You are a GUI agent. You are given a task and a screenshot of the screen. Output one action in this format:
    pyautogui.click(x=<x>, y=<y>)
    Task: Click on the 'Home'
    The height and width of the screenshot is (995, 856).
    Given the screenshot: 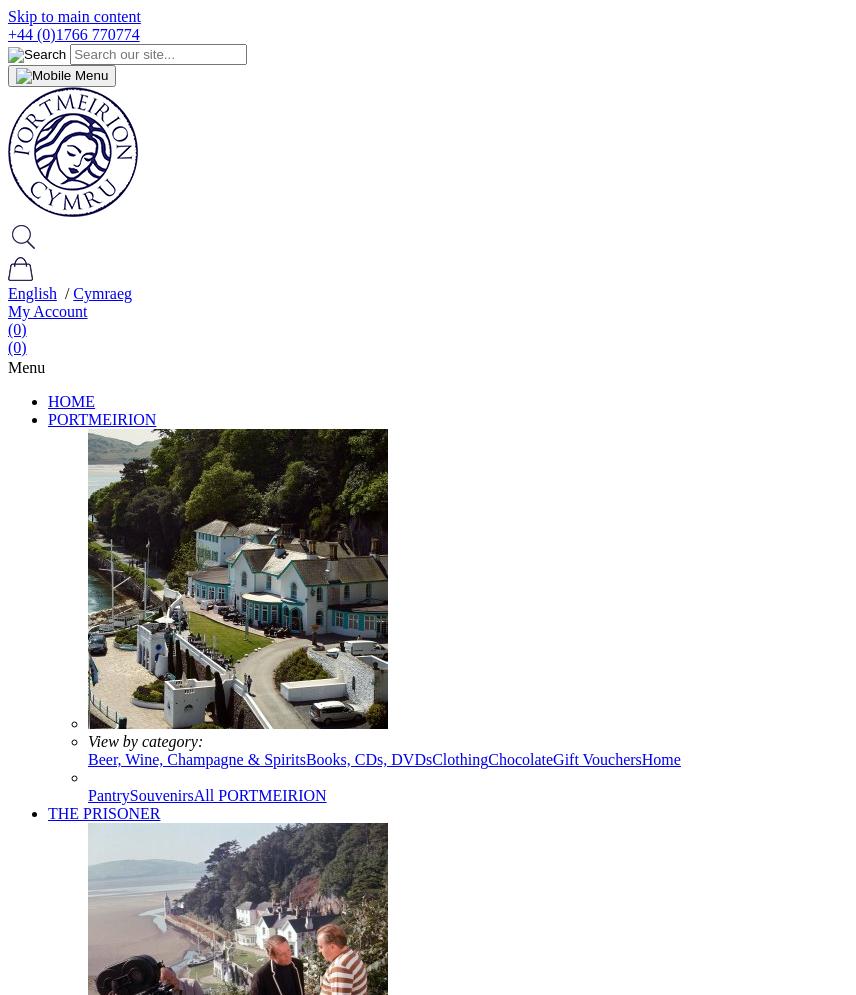 What is the action you would take?
    pyautogui.click(x=660, y=758)
    